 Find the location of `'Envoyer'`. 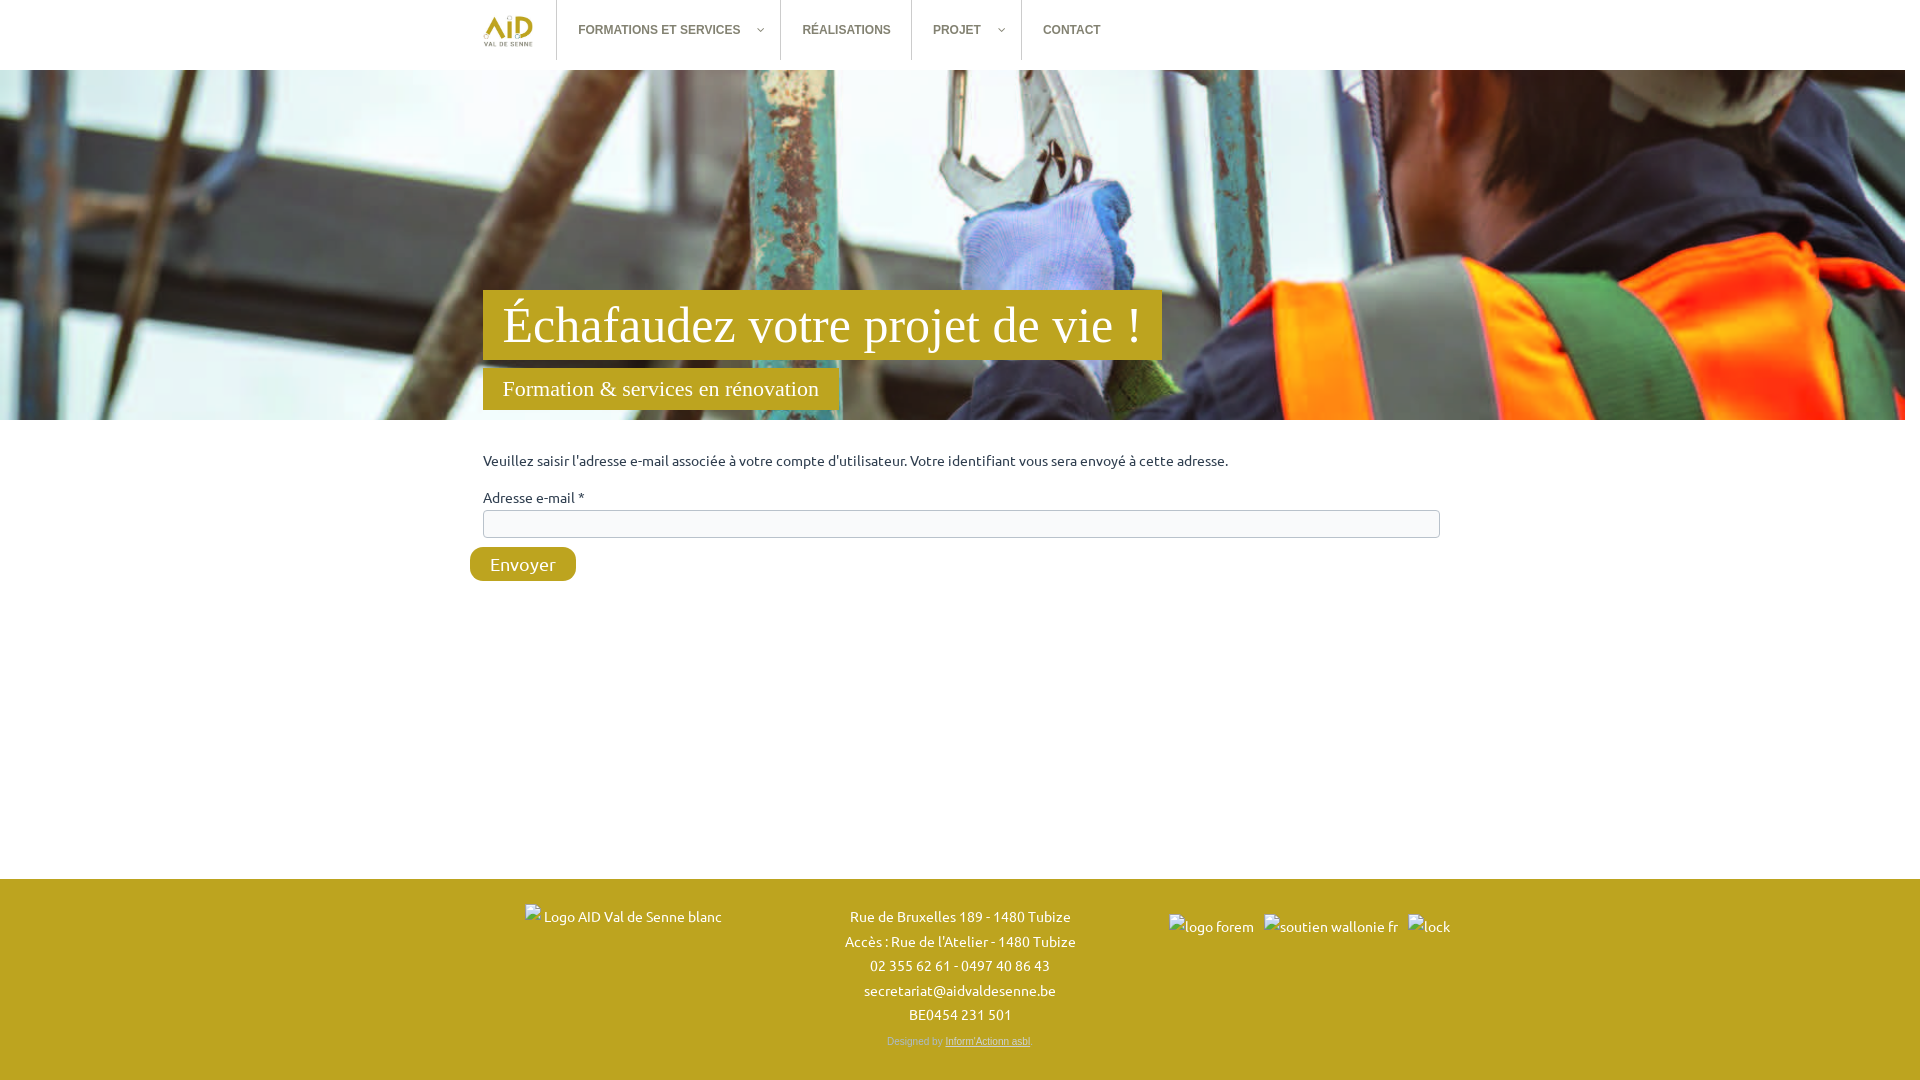

'Envoyer' is located at coordinates (523, 563).